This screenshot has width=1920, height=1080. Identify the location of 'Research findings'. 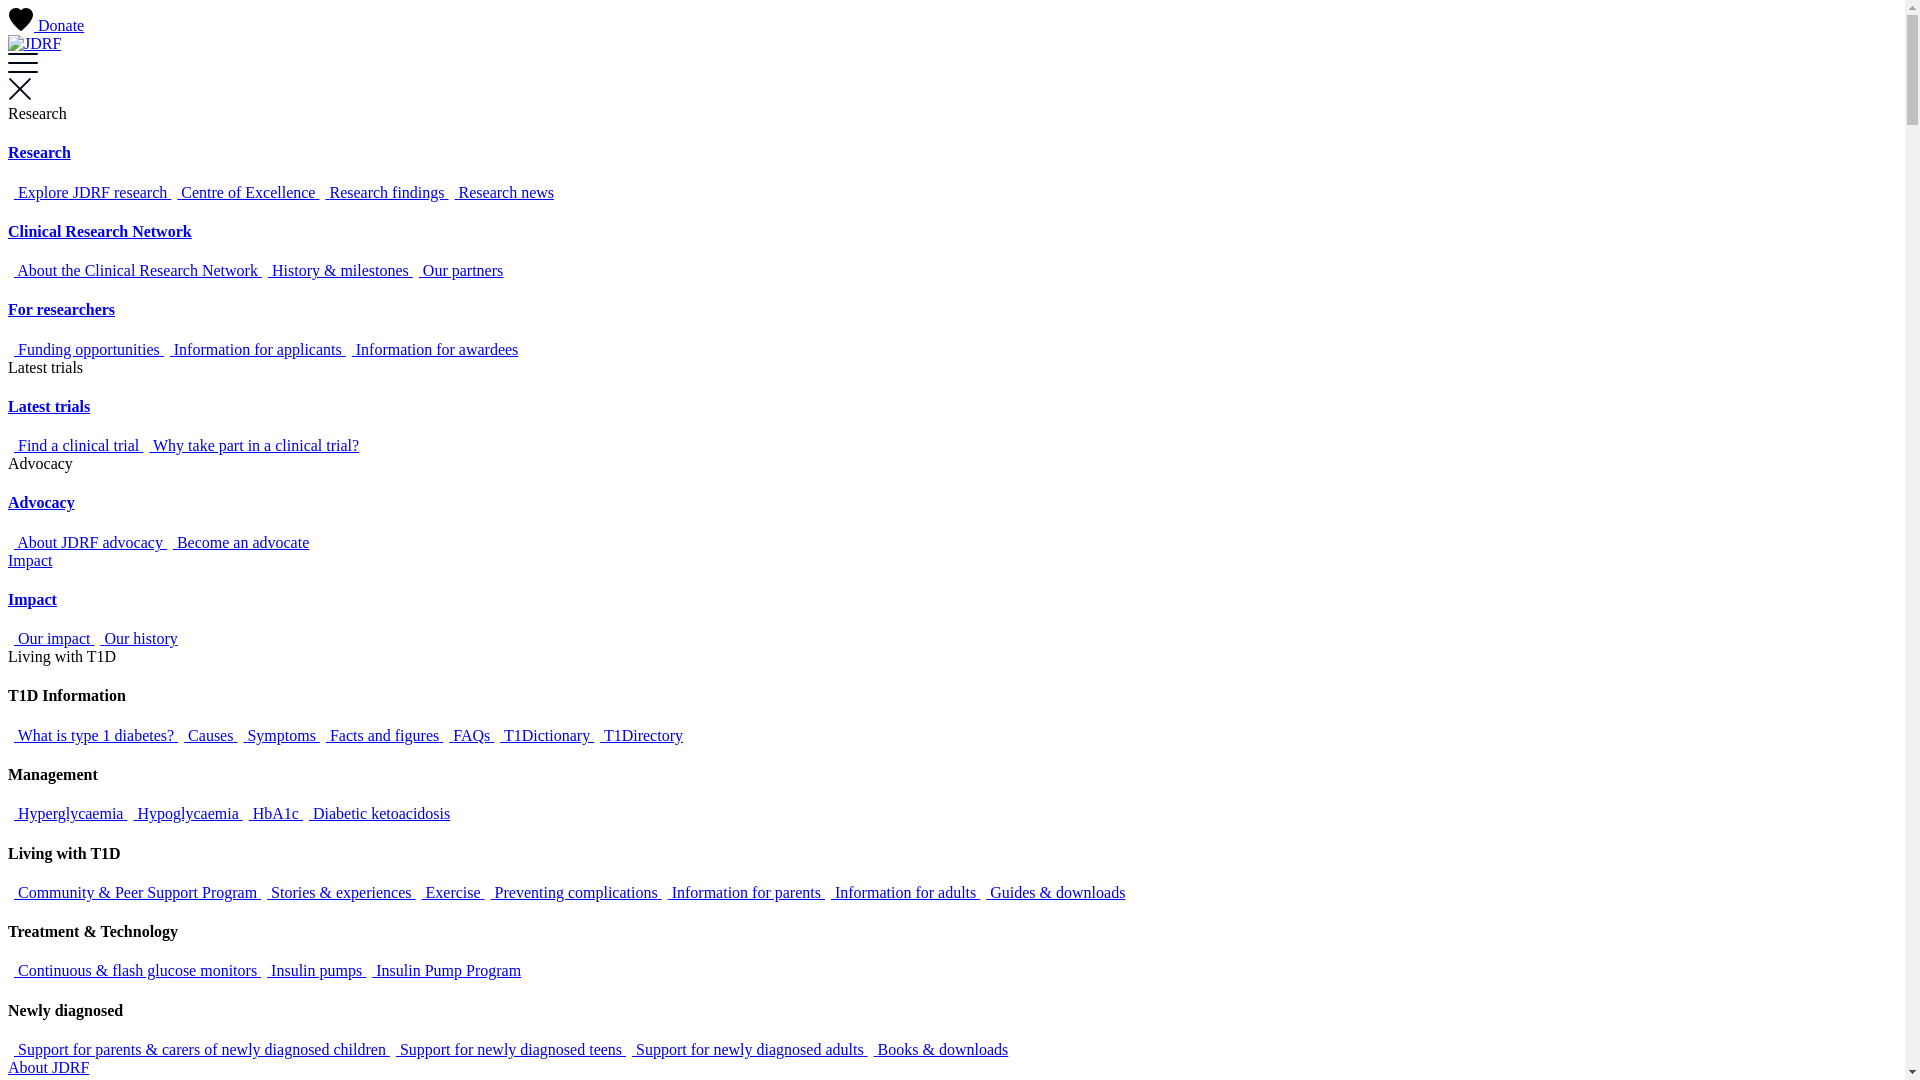
(383, 192).